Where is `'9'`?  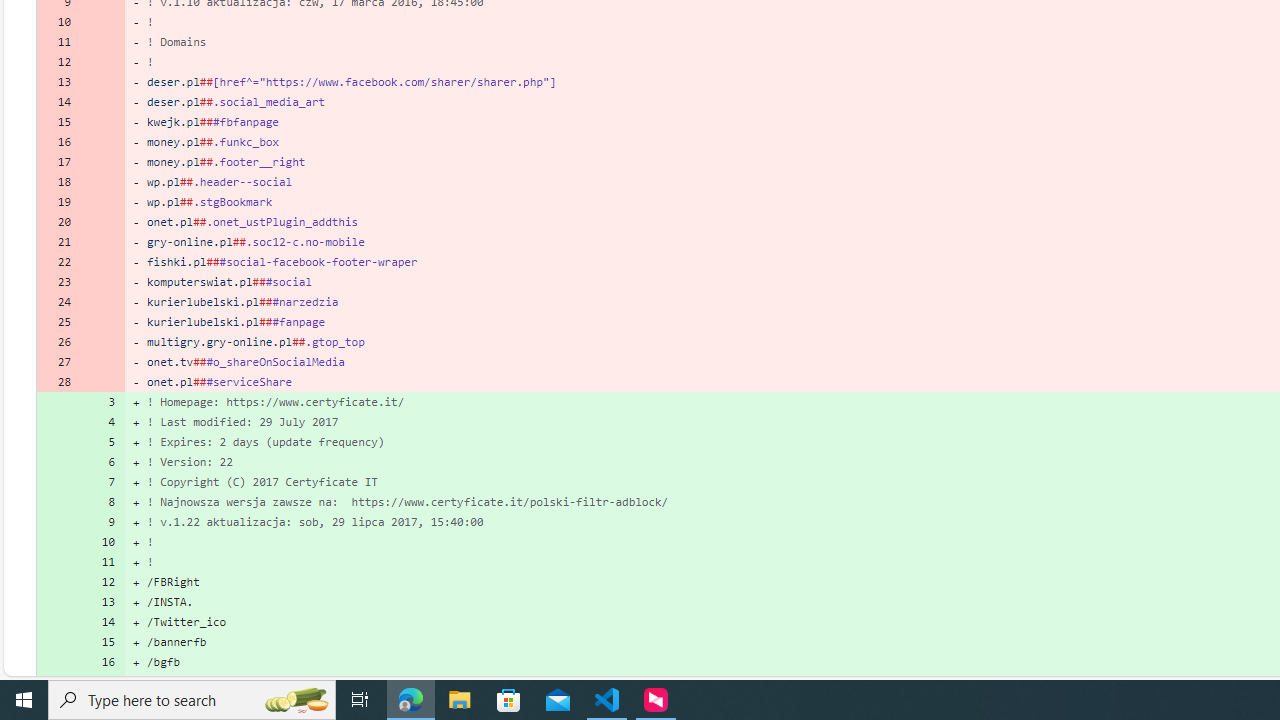
'9' is located at coordinates (102, 521).